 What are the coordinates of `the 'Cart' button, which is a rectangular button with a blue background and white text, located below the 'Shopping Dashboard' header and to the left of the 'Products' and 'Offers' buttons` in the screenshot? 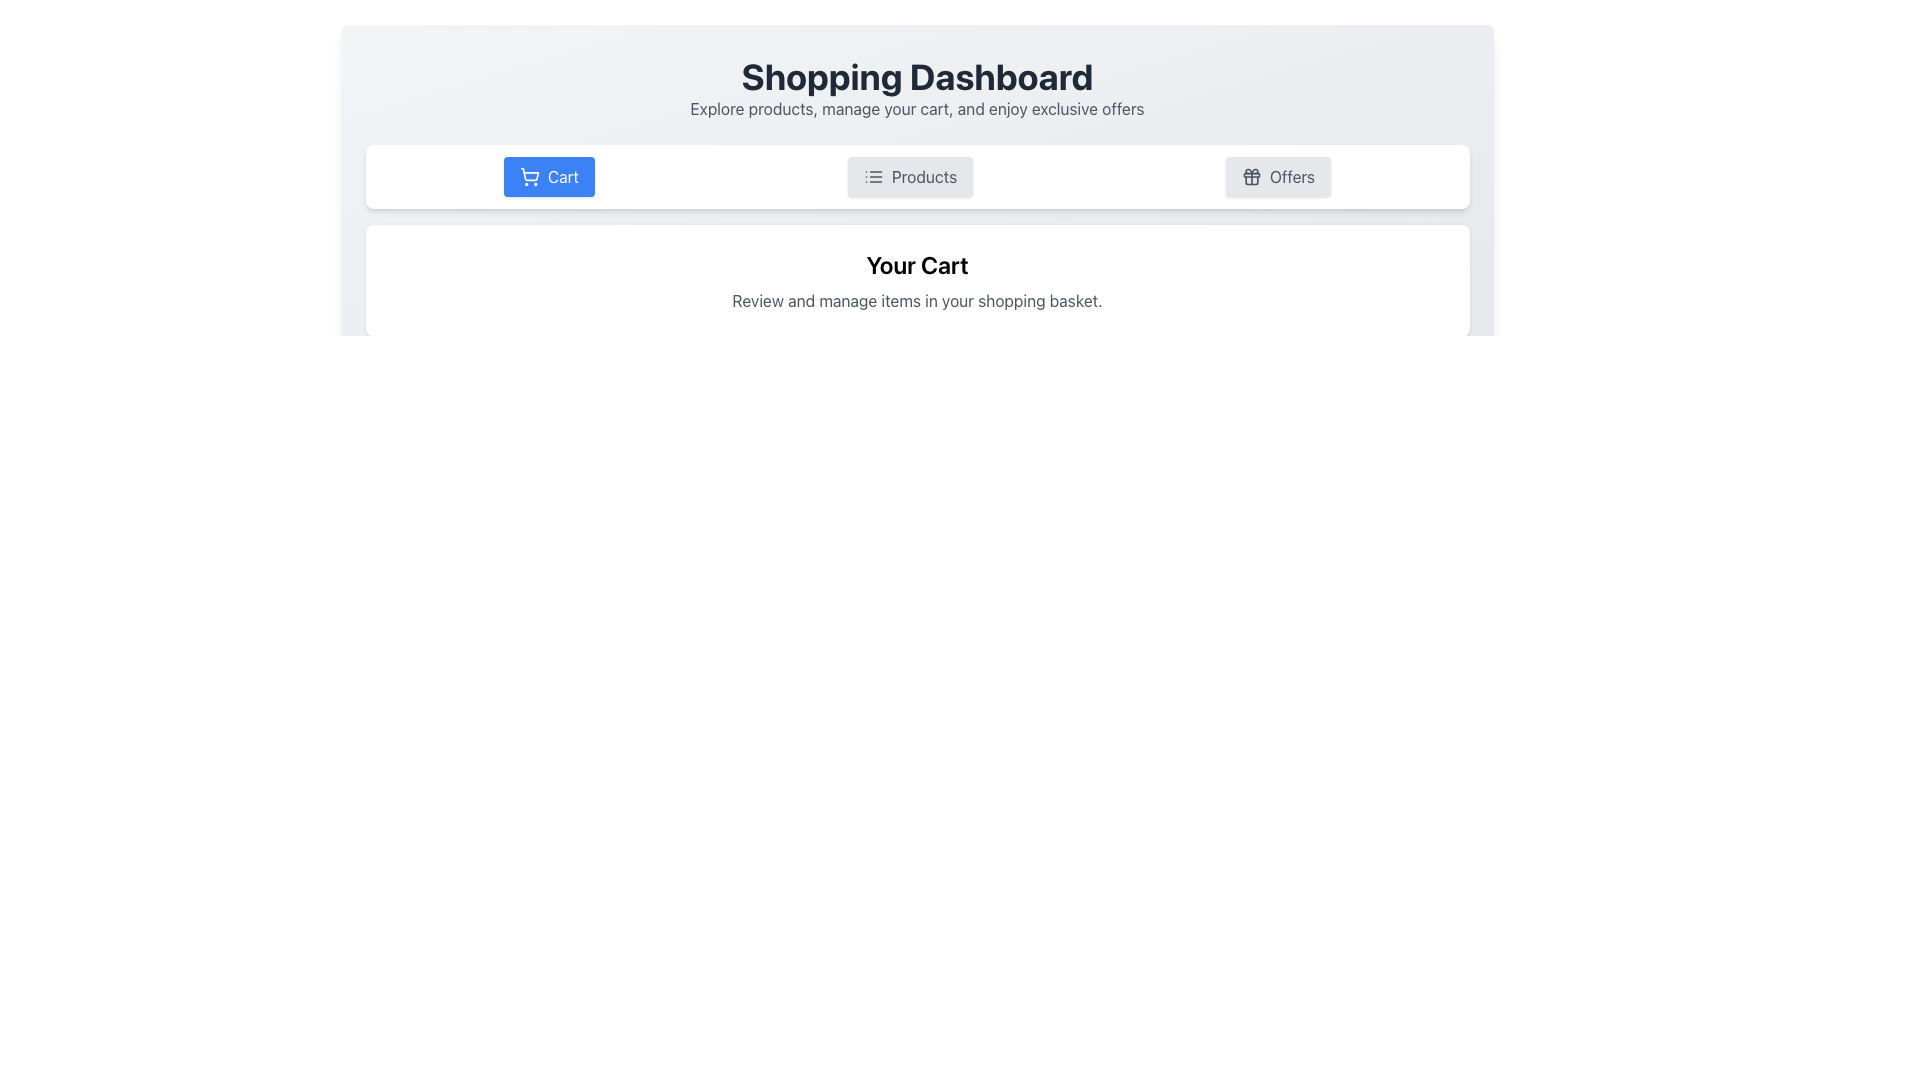 It's located at (549, 176).